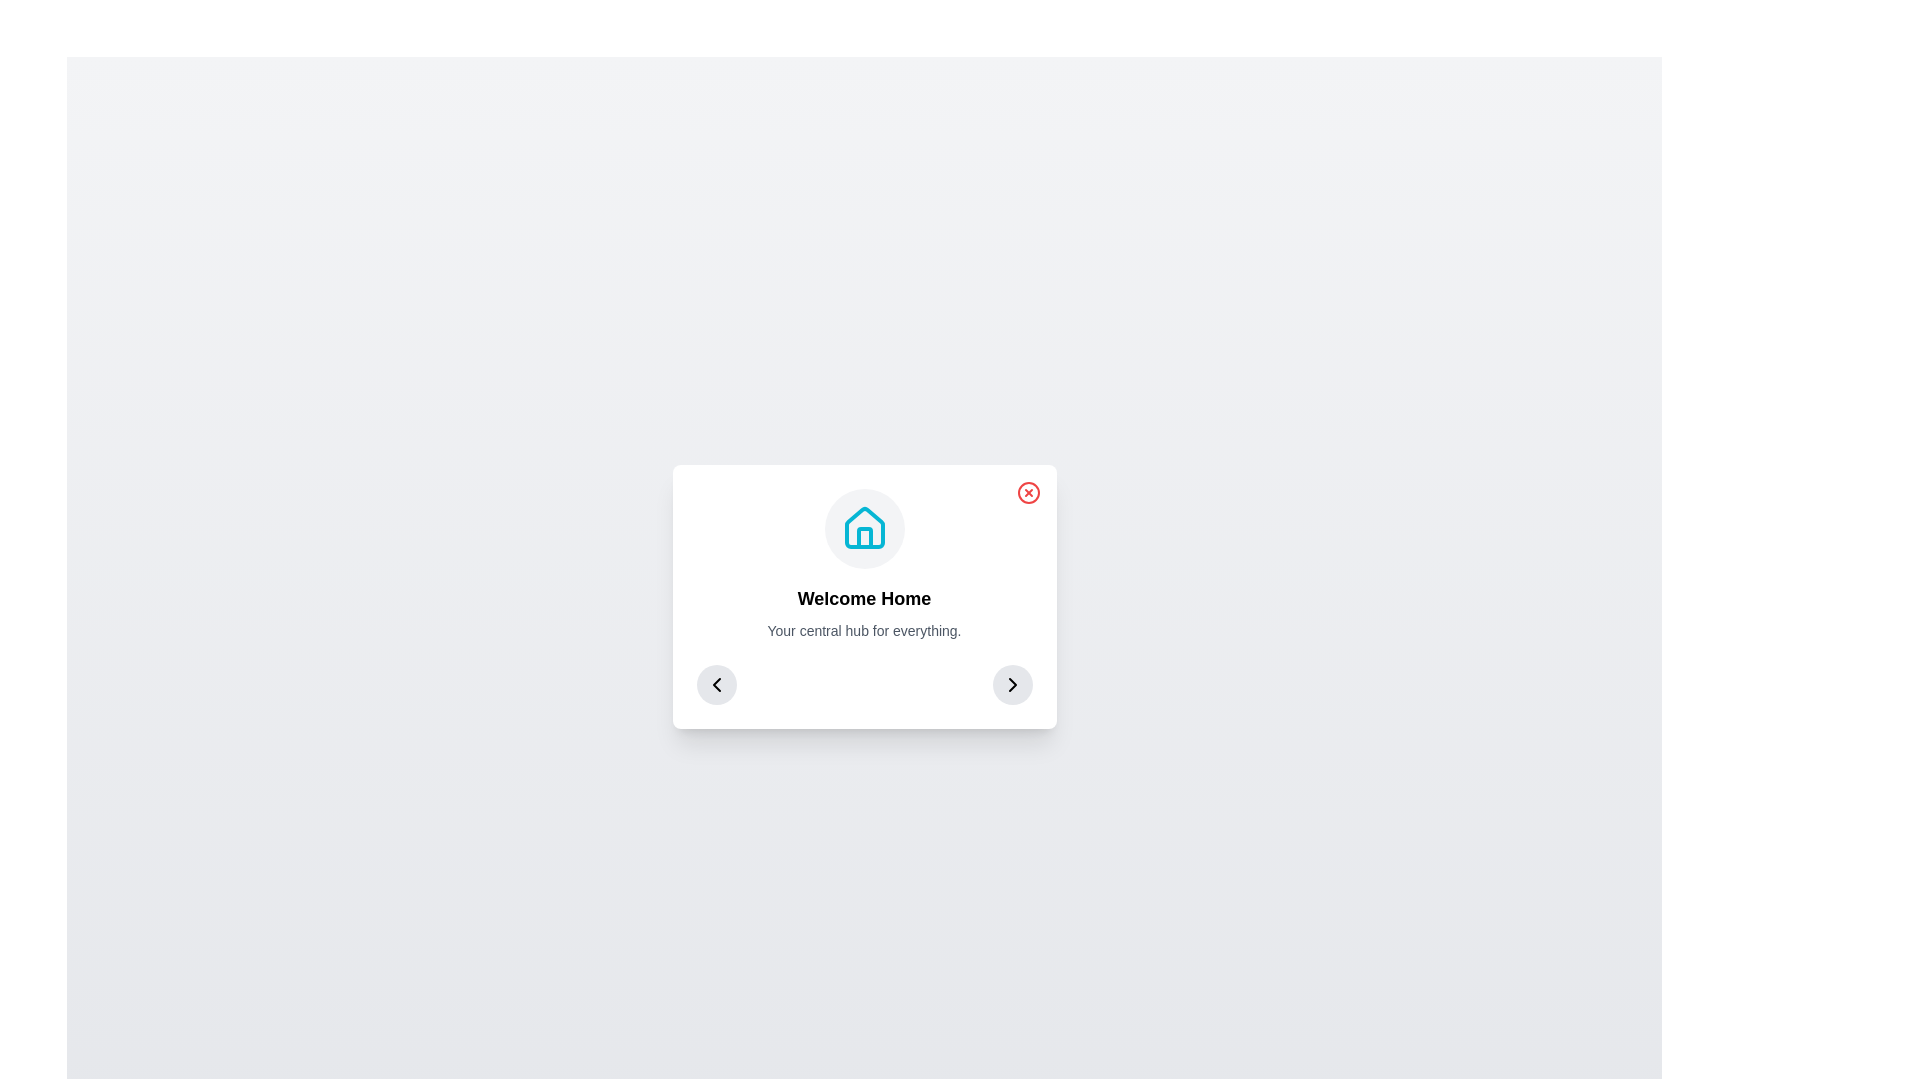 This screenshot has height=1080, width=1920. I want to click on the circular button with a light gray background and a black left-pointing chevron icon, so click(716, 684).